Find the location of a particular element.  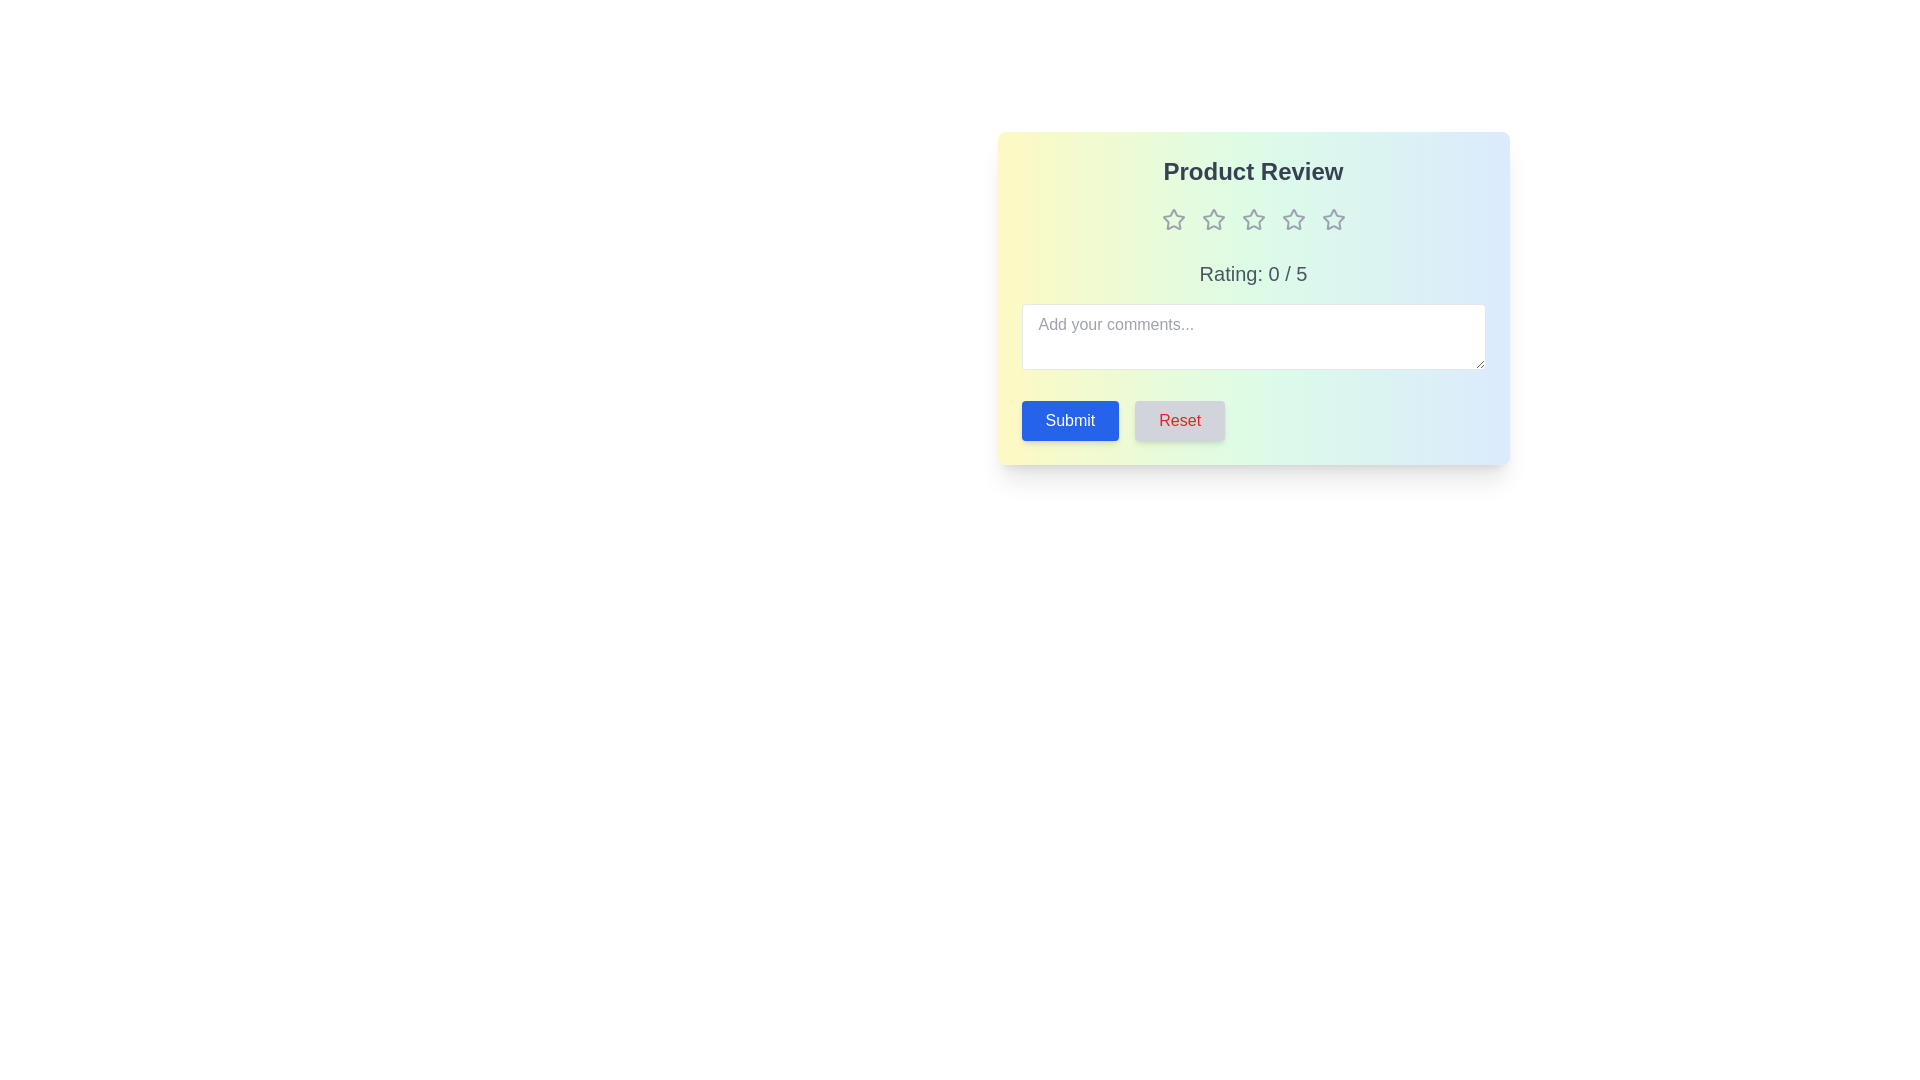

the star corresponding to 4 to set the rating is located at coordinates (1293, 219).